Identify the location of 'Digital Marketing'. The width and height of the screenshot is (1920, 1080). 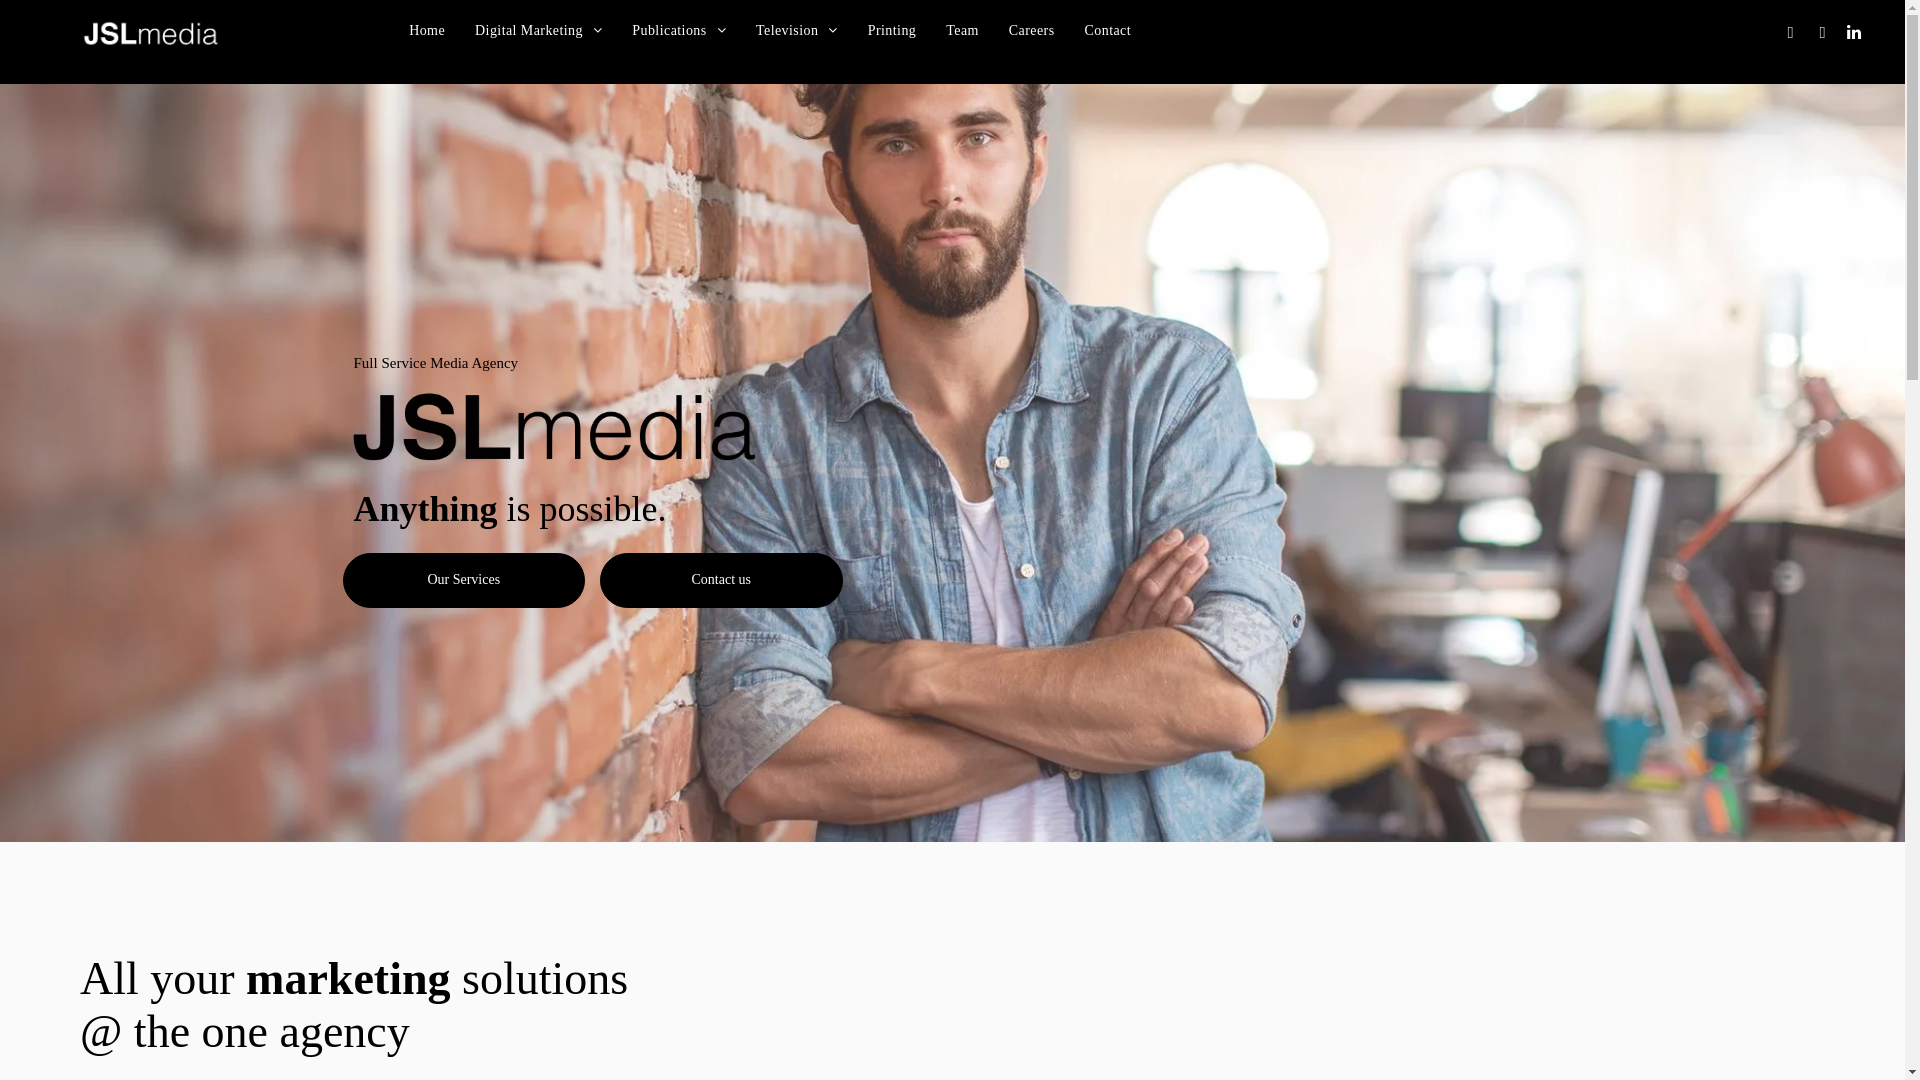
(538, 30).